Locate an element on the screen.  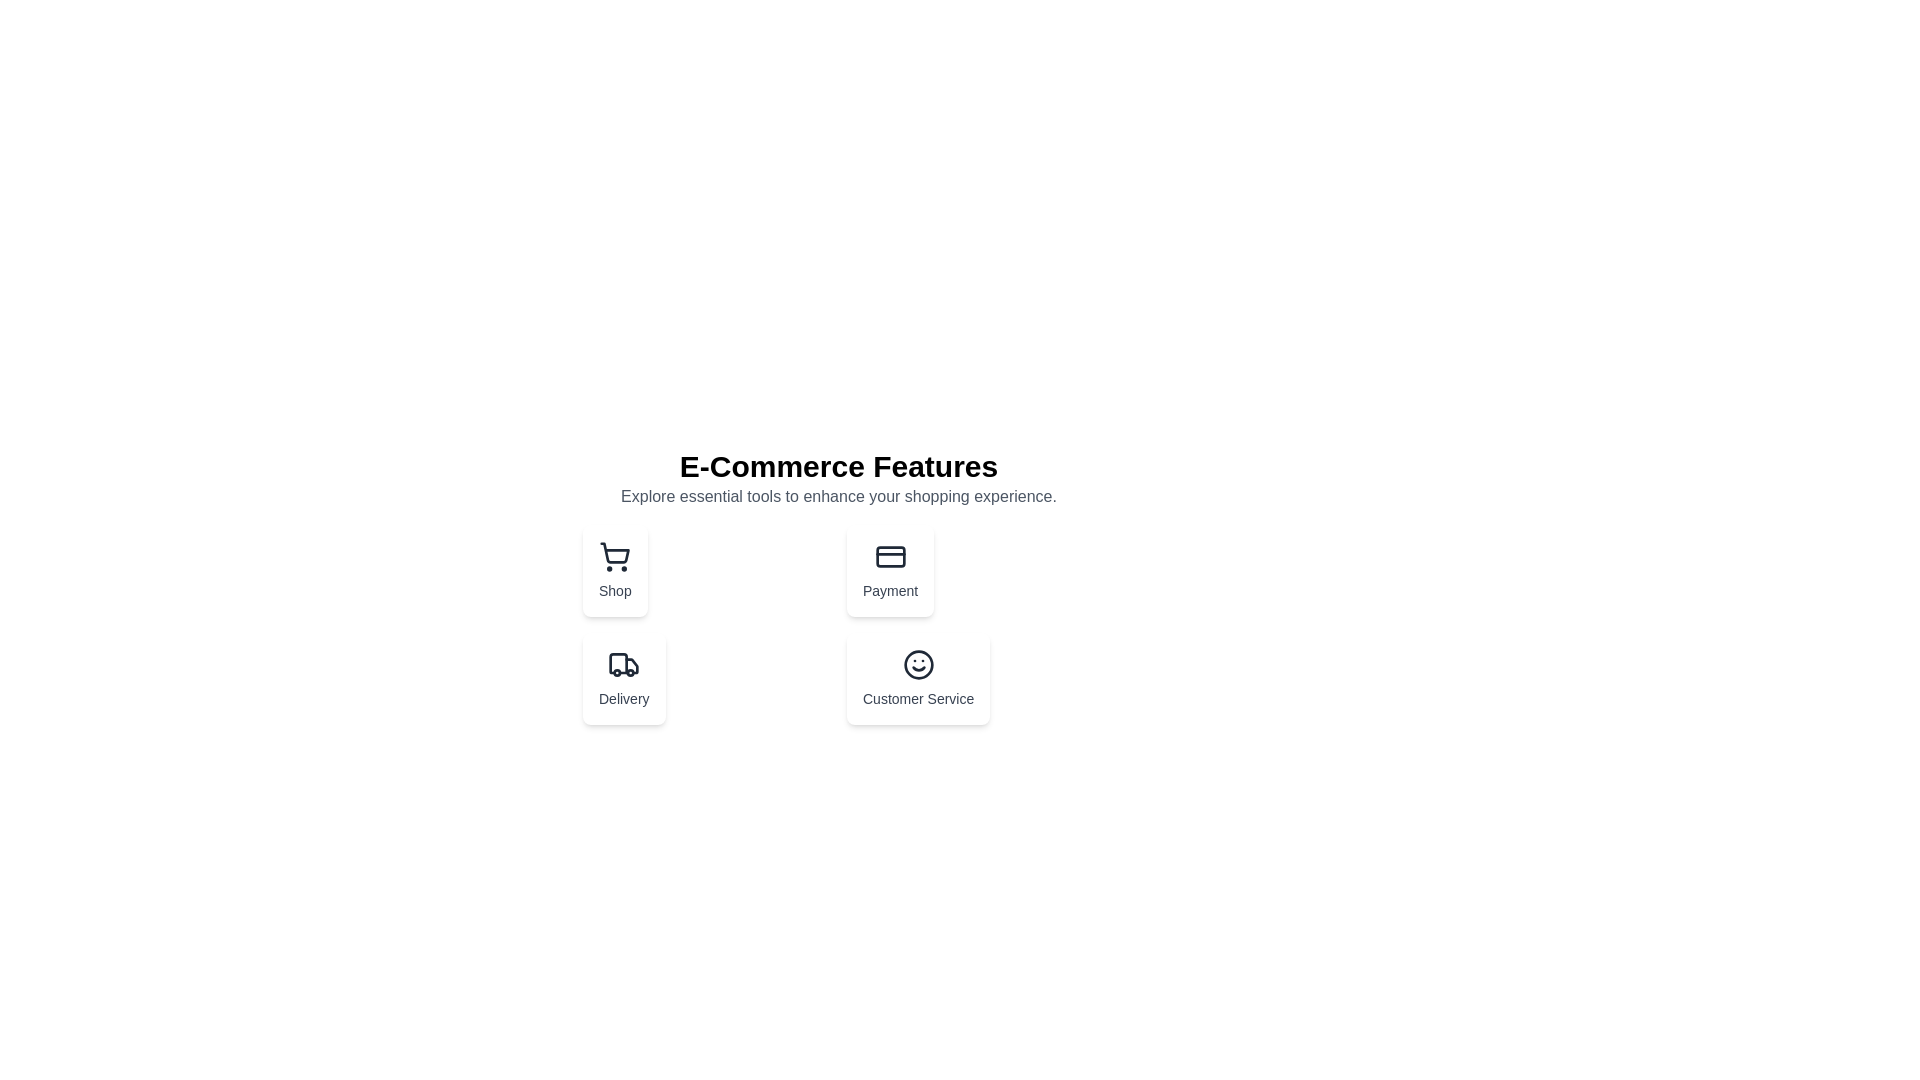
the navigation button for delivery-related functionalities located below the 'E-Commerce Features' heading is located at coordinates (623, 677).